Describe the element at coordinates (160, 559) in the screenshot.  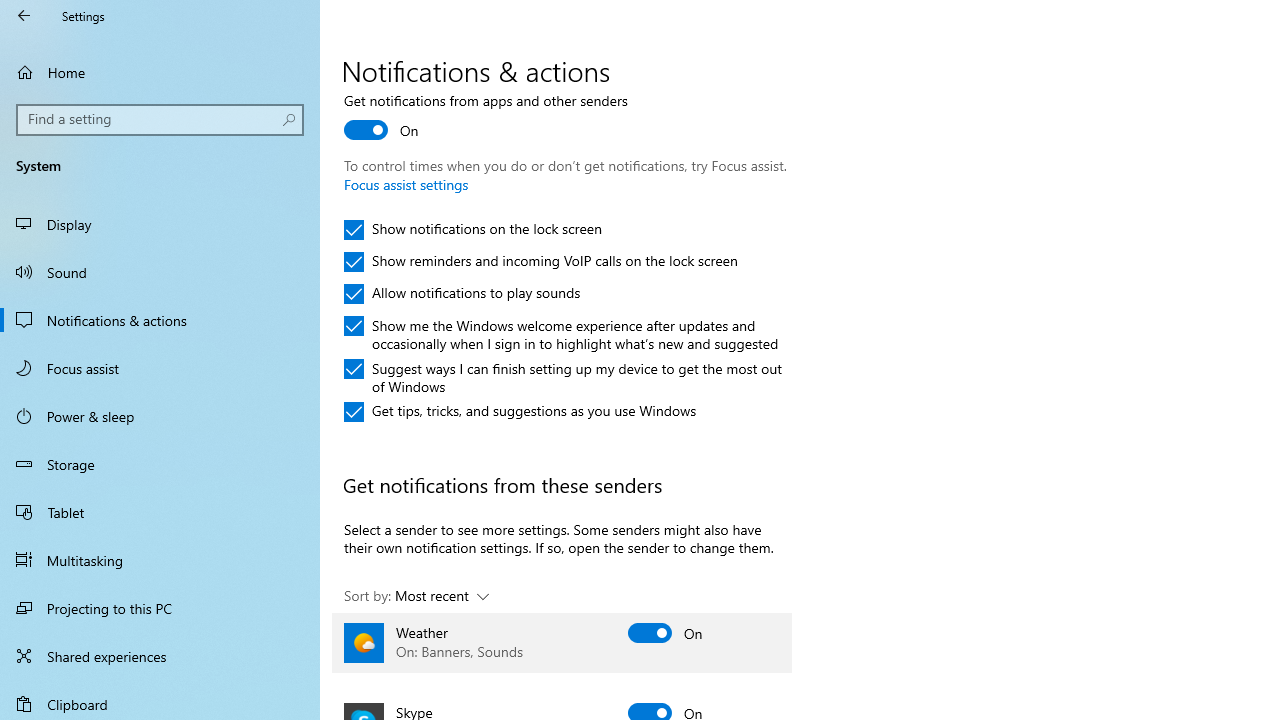
I see `'Multitasking'` at that location.